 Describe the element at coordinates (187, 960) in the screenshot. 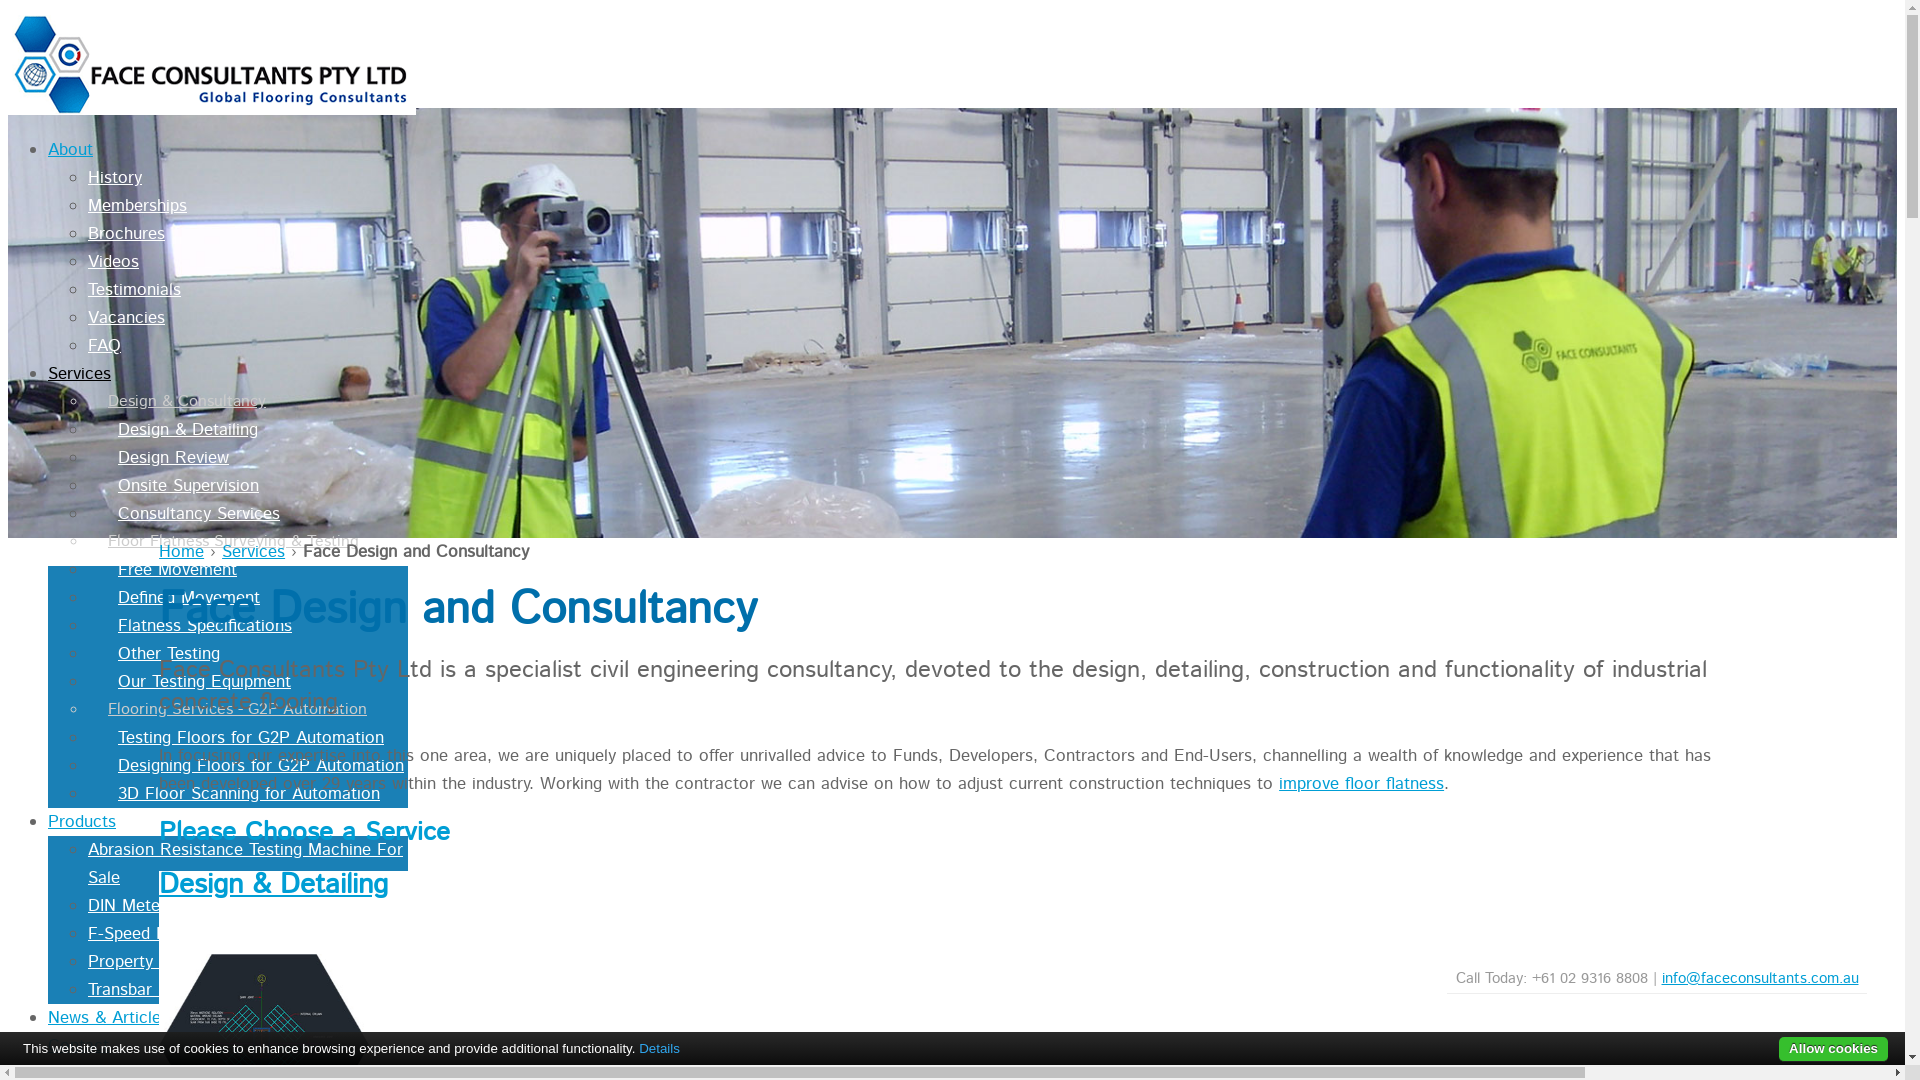

I see `'Property II Meter For Sale'` at that location.